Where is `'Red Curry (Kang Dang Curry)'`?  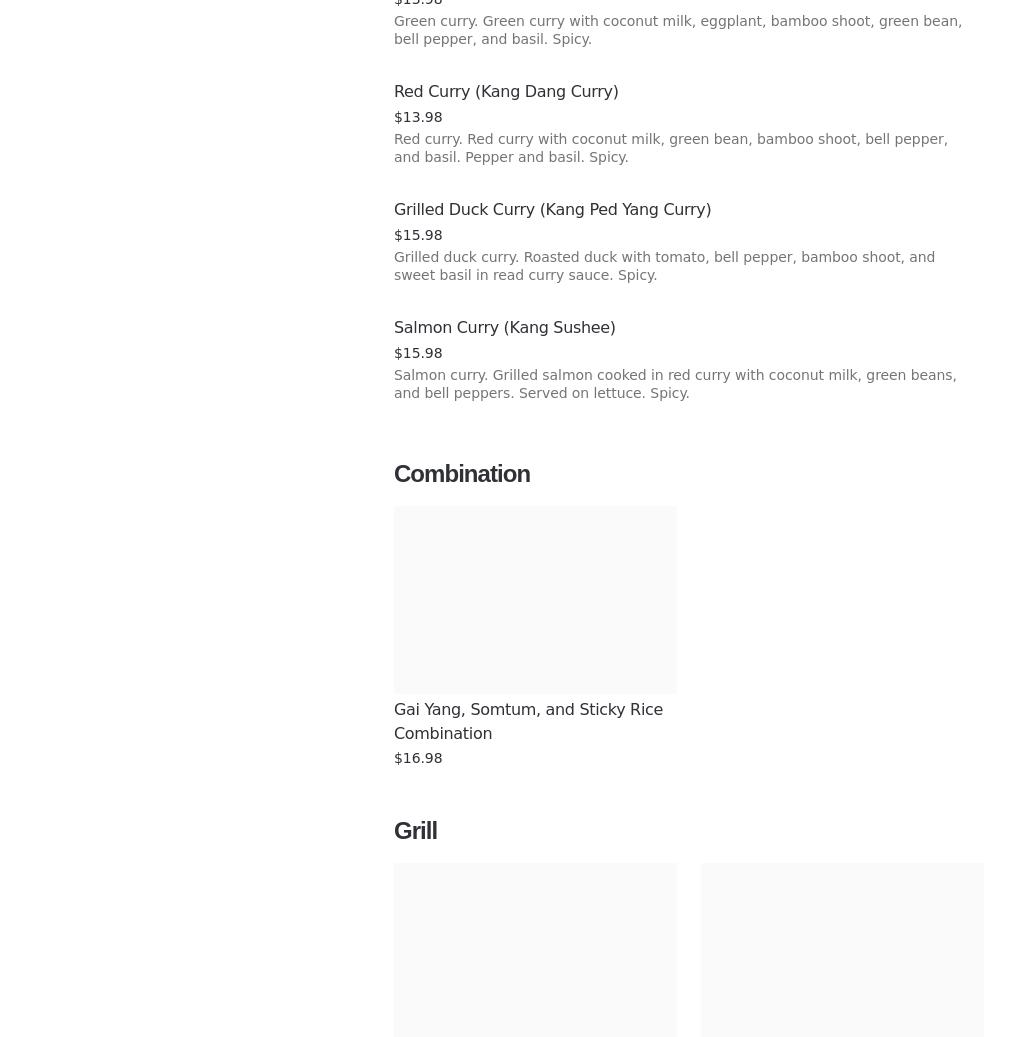
'Red Curry (Kang Dang Curry)' is located at coordinates (504, 90).